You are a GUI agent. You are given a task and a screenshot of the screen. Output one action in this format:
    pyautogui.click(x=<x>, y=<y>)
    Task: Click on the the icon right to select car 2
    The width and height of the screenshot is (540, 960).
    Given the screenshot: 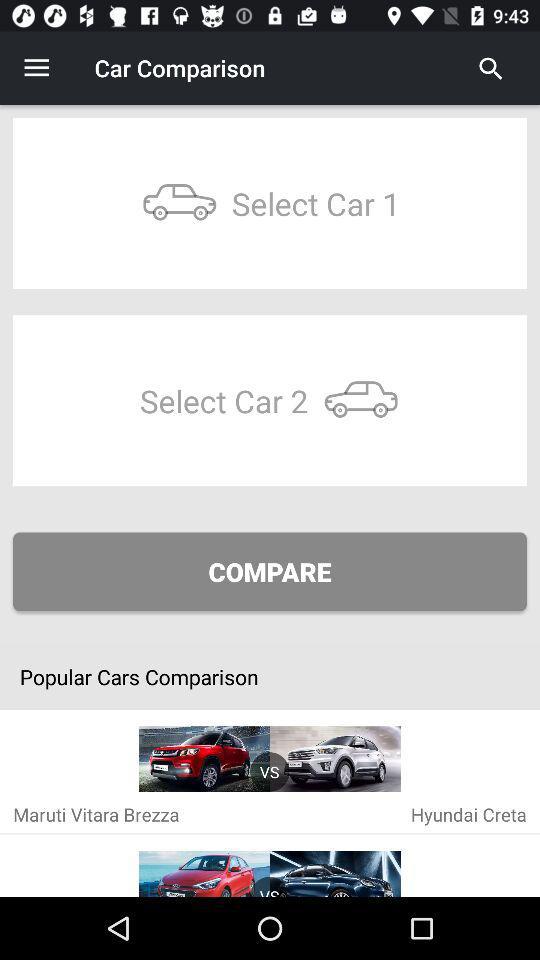 What is the action you would take?
    pyautogui.click(x=359, y=399)
    